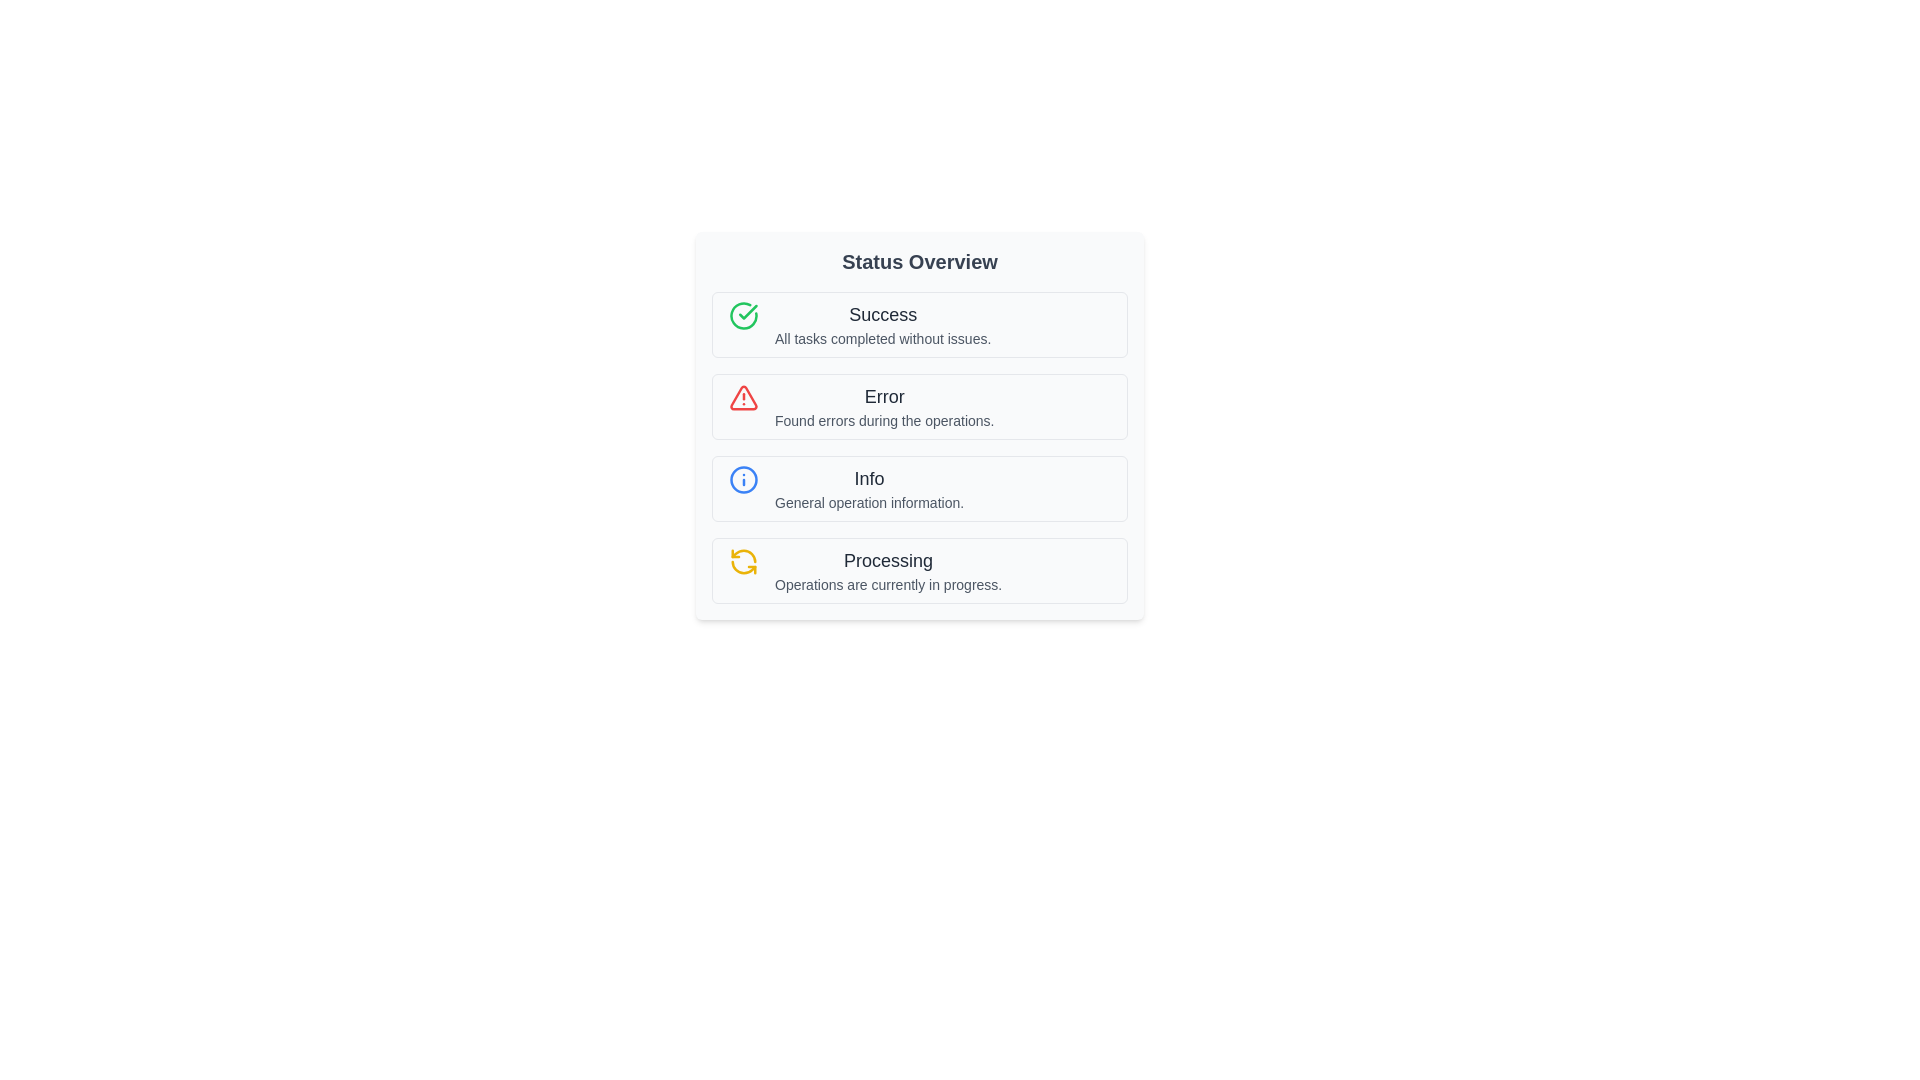 Image resolution: width=1920 pixels, height=1080 pixels. I want to click on the text label that serves as a title or header for the section, which is located in a light gray, rounded rectangle above a list of operations, so click(919, 261).